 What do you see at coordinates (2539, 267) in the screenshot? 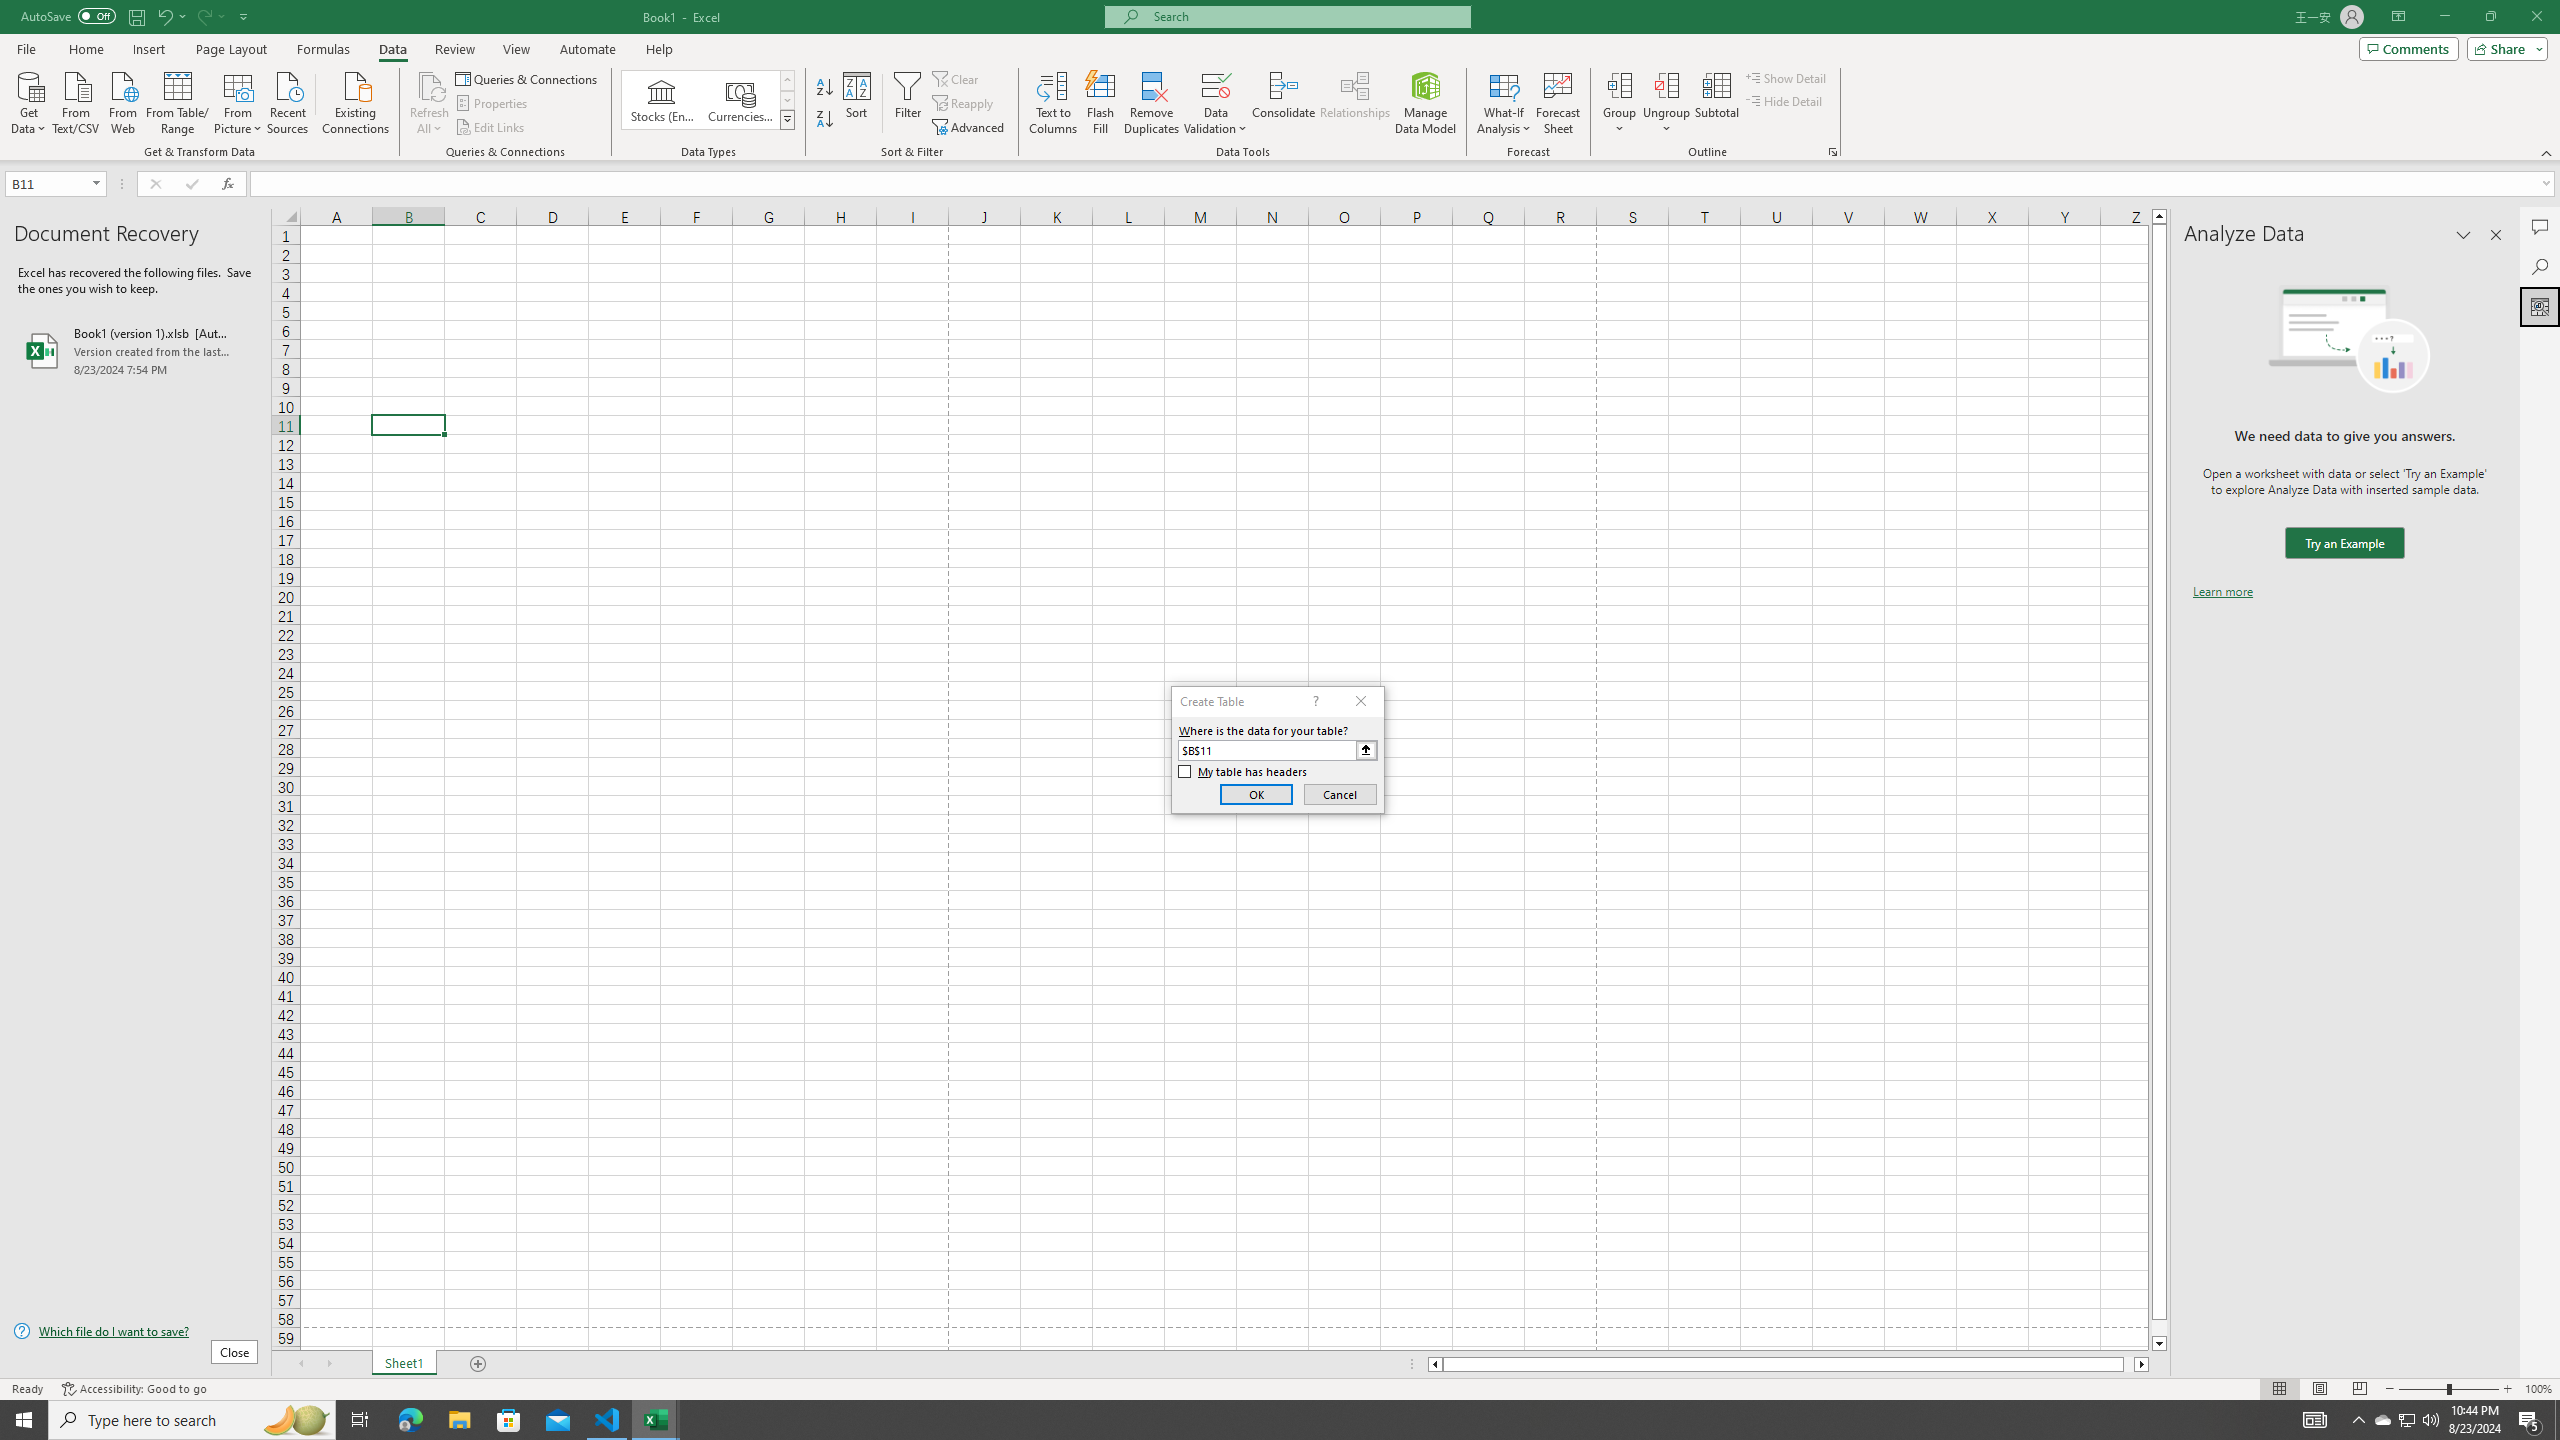
I see `'Search'` at bounding box center [2539, 267].